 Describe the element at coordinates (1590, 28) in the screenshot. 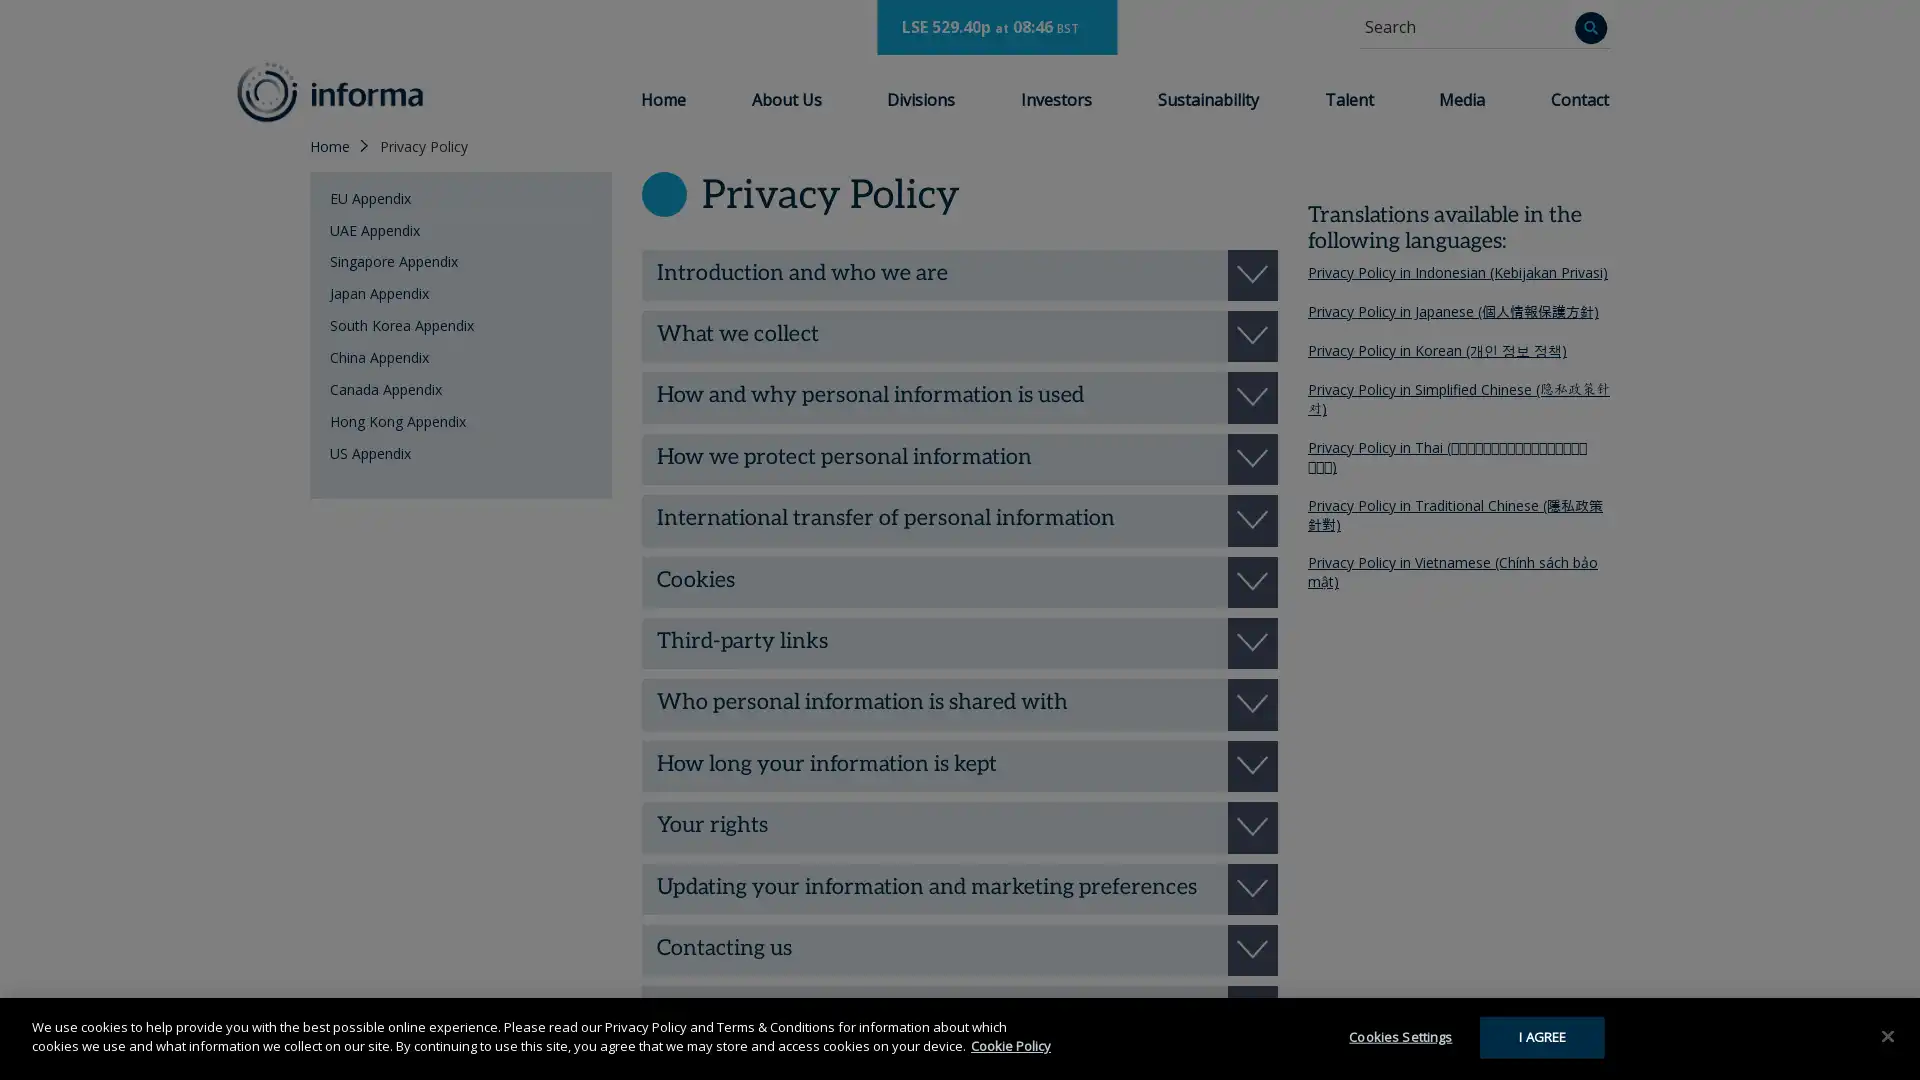

I see `Search` at that location.